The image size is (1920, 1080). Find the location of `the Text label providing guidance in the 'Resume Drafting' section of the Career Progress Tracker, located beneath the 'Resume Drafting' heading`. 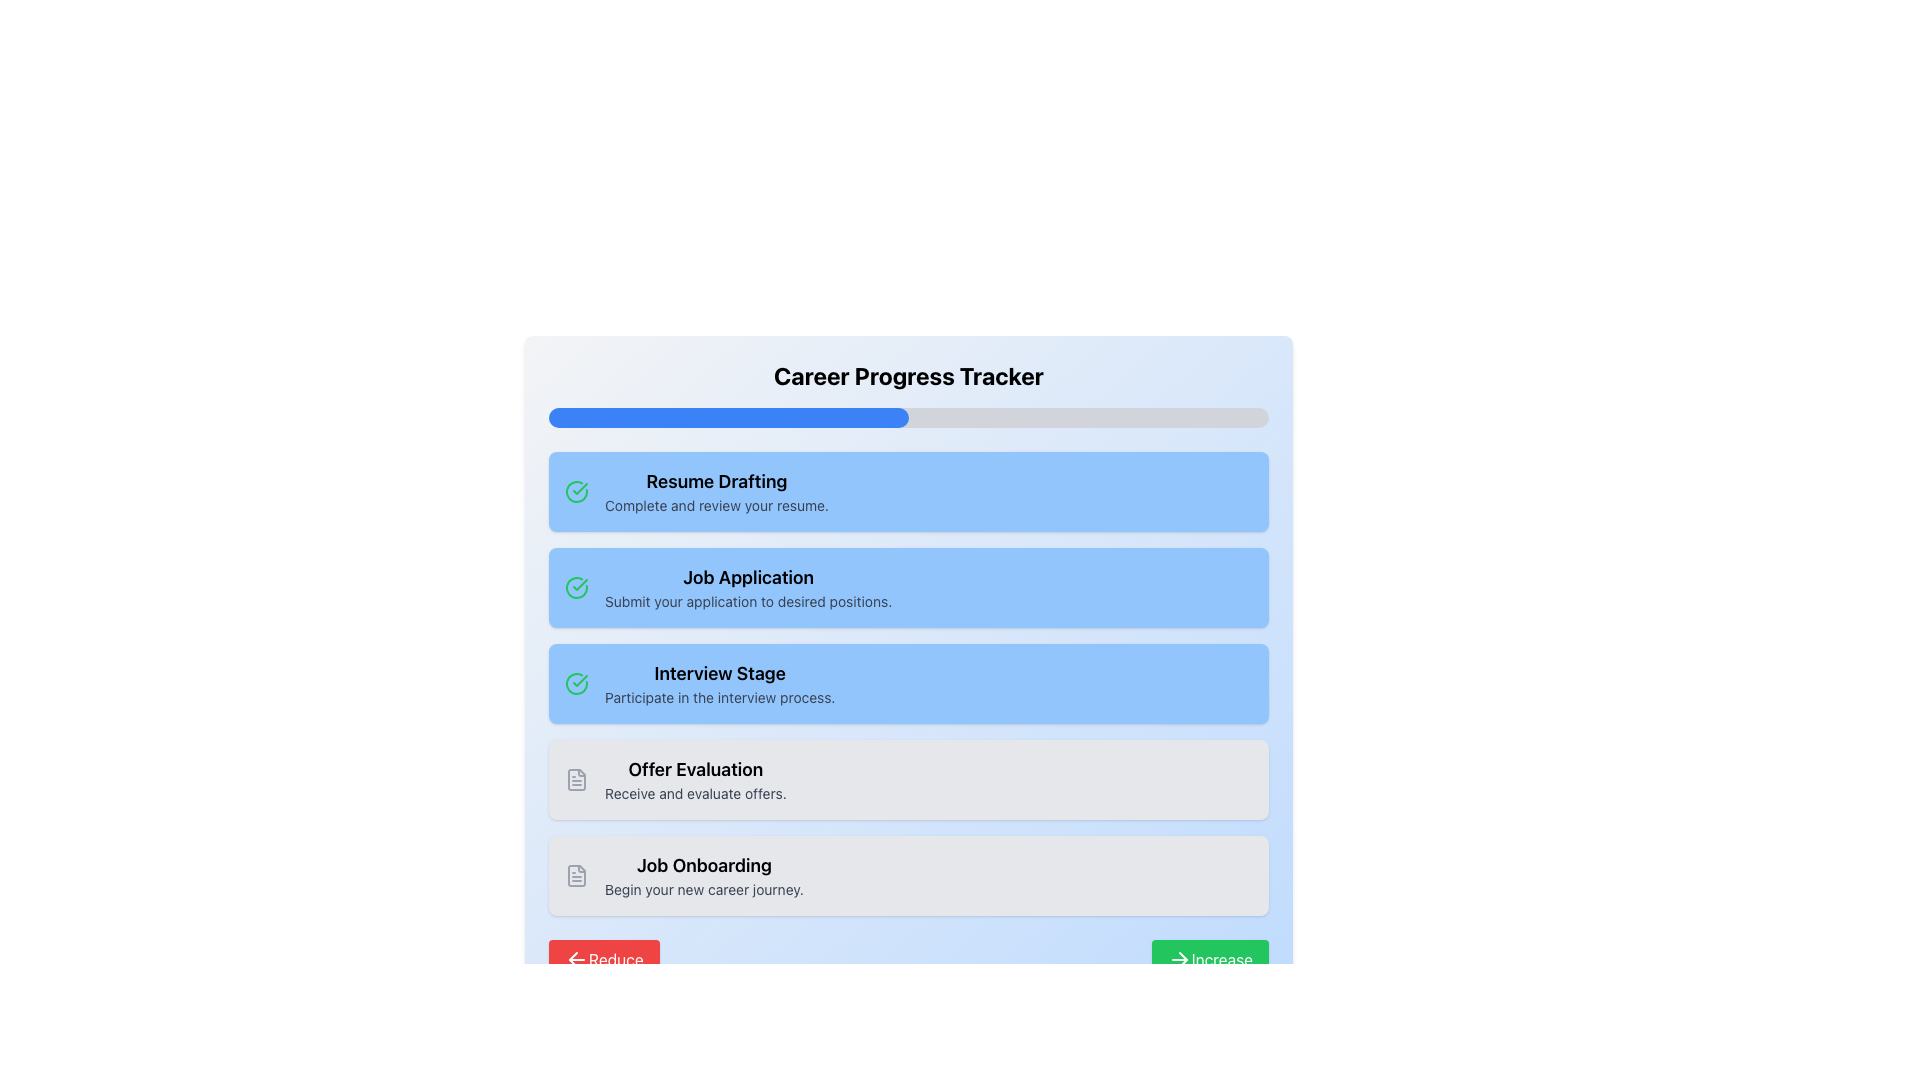

the Text label providing guidance in the 'Resume Drafting' section of the Career Progress Tracker, located beneath the 'Resume Drafting' heading is located at coordinates (716, 504).